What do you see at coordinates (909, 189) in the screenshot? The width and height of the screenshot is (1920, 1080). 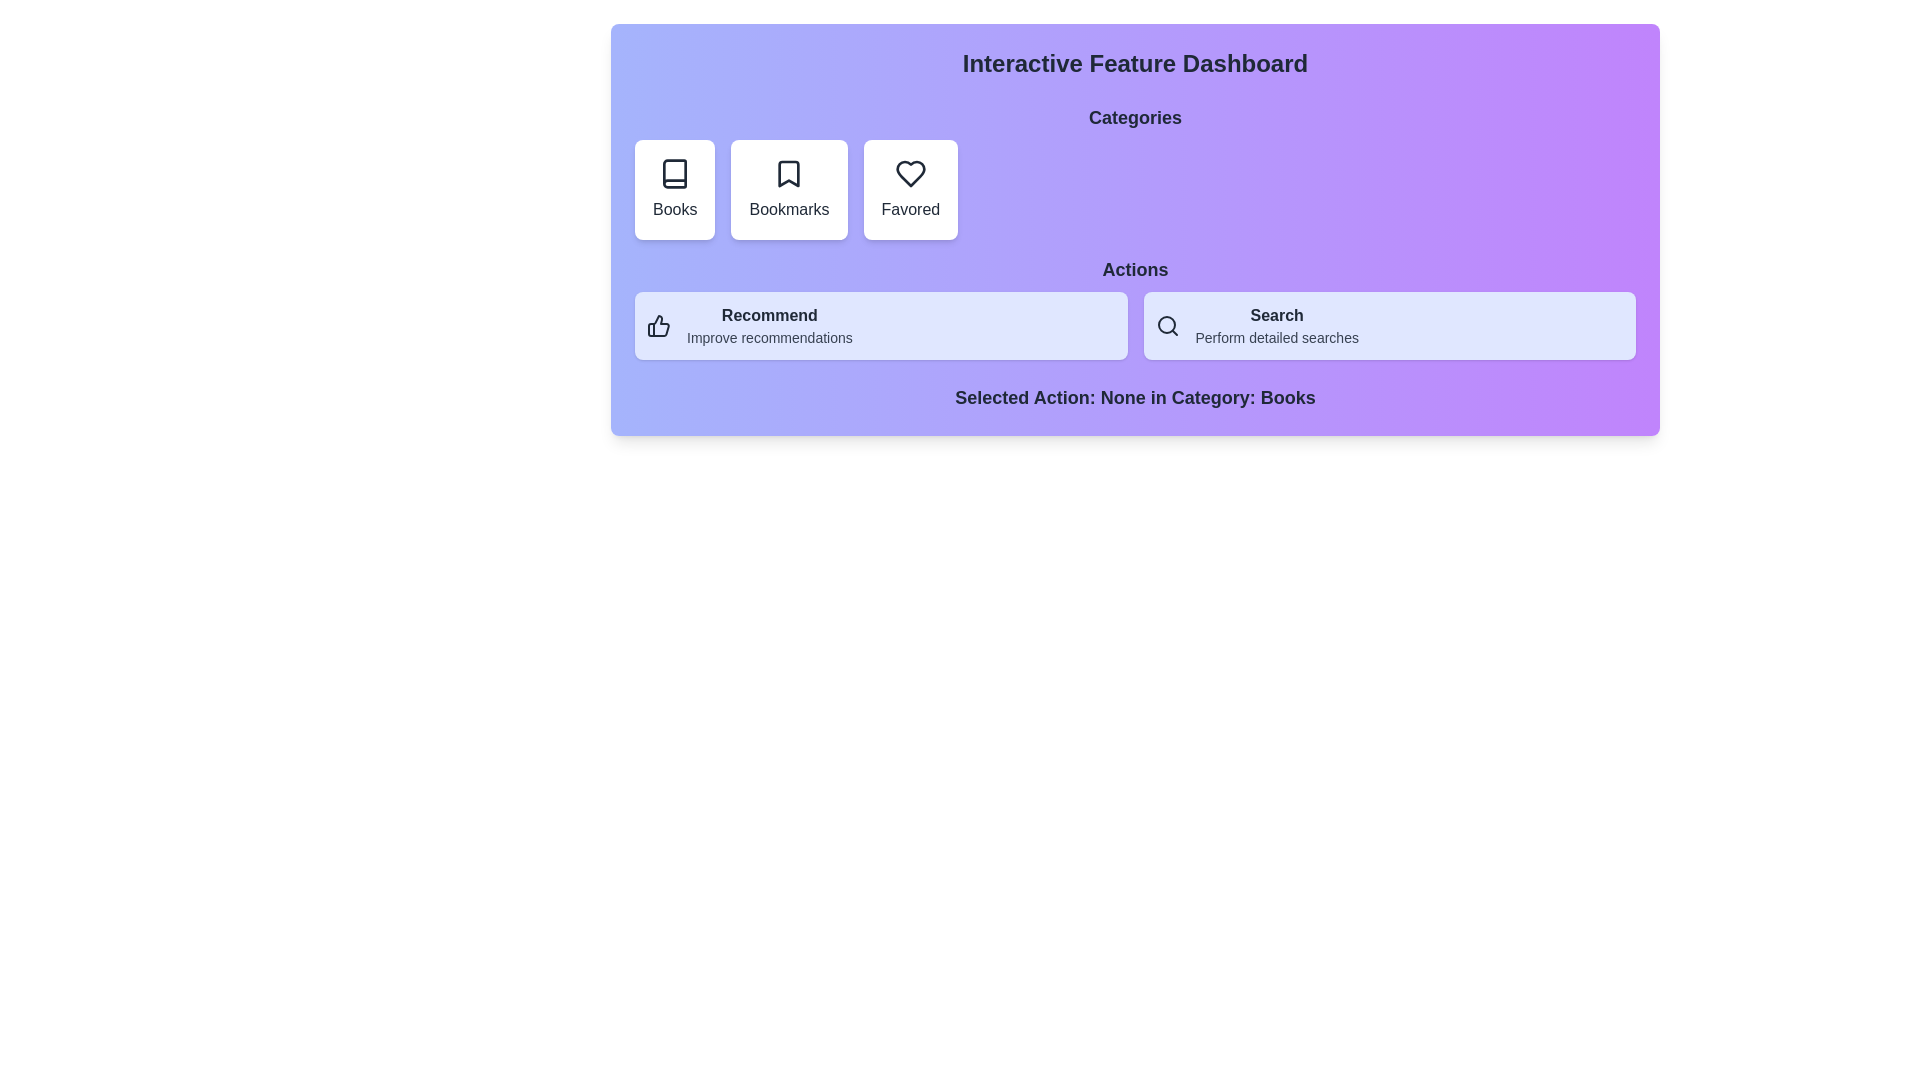 I see `the 'Favored' category button, which is the third item in a horizontal list of category cards under the 'Categories' header, to filter or display items tagged as 'Favored'` at bounding box center [909, 189].